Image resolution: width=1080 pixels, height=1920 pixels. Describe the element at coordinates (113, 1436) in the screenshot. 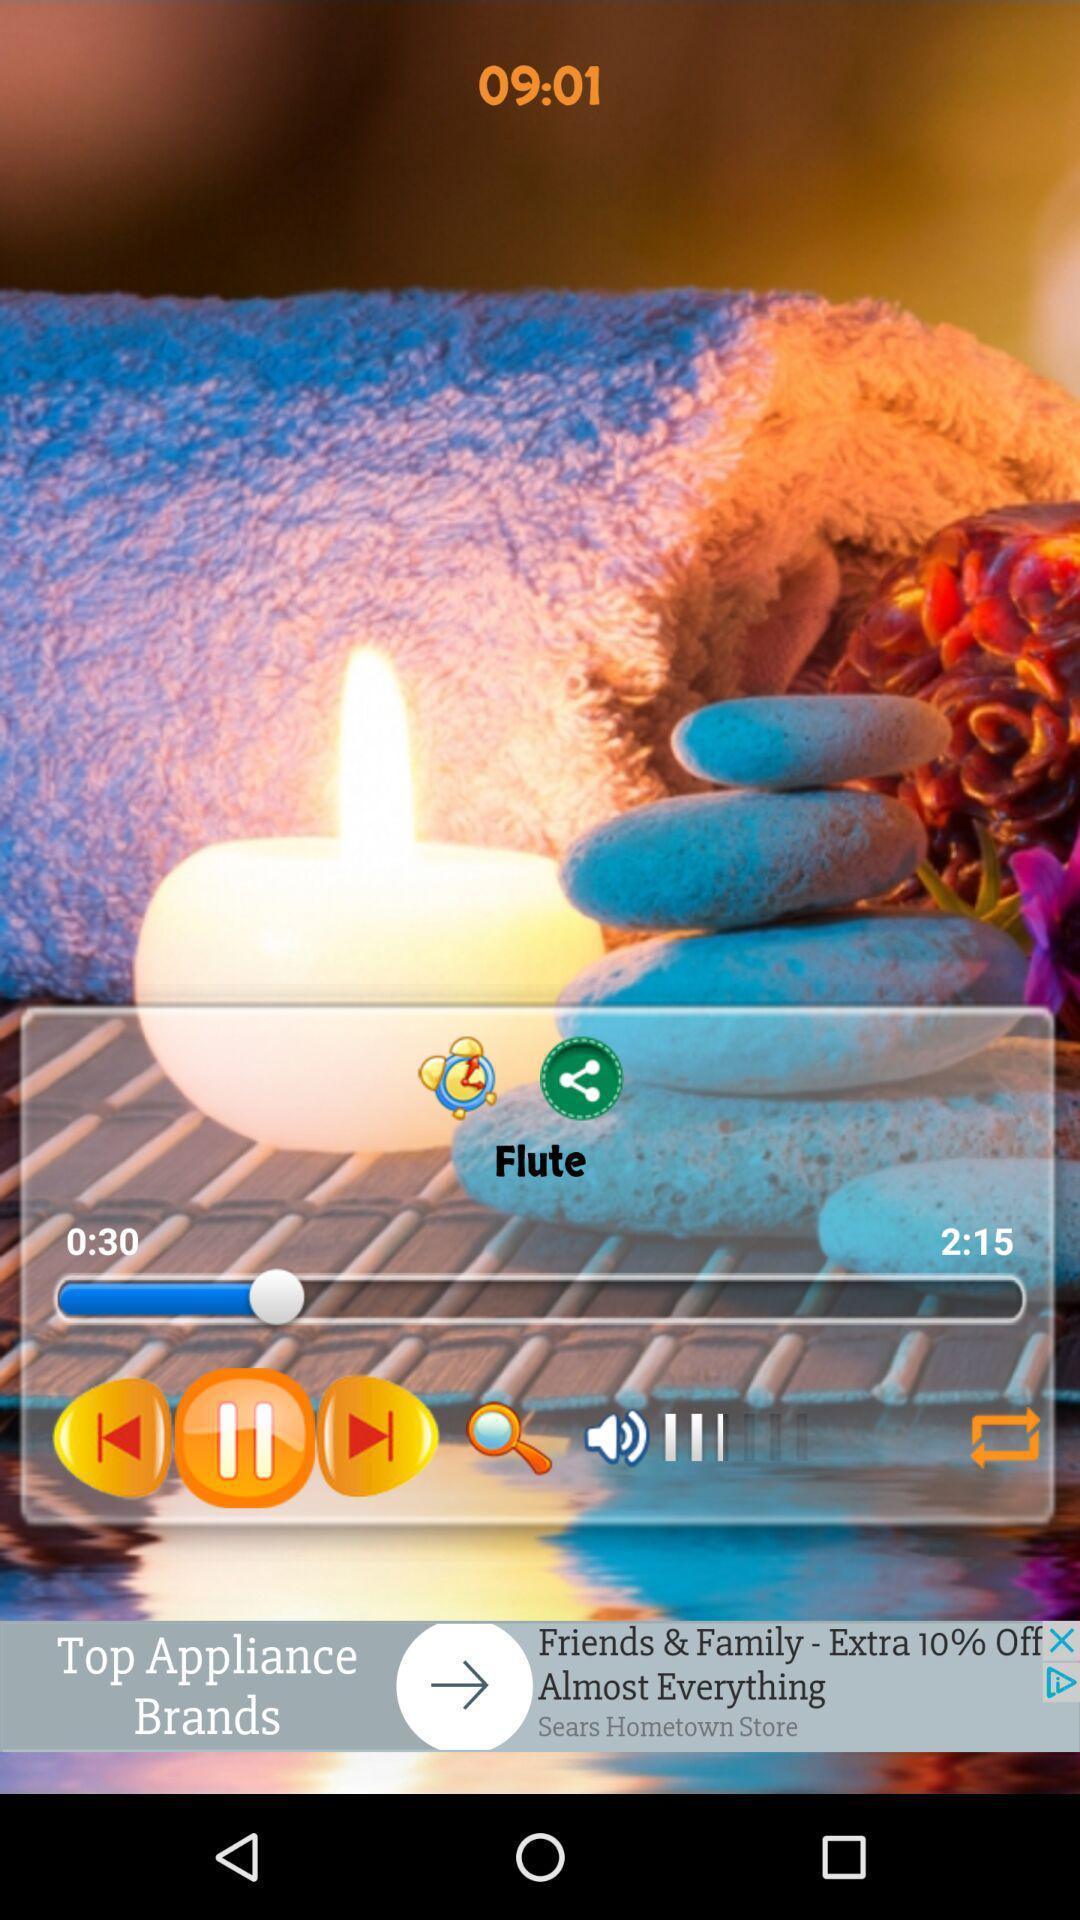

I see `previous button` at that location.